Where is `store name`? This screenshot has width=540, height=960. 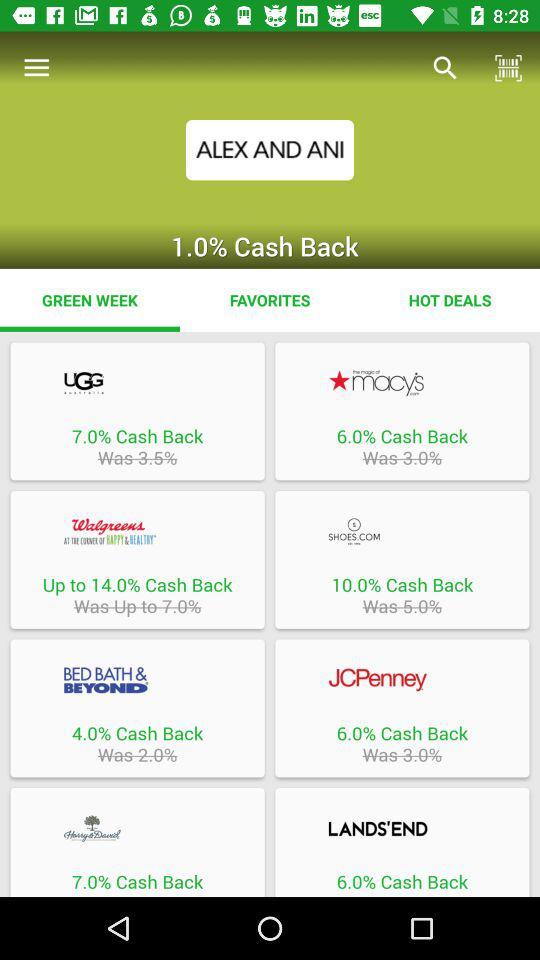
store name is located at coordinates (402, 828).